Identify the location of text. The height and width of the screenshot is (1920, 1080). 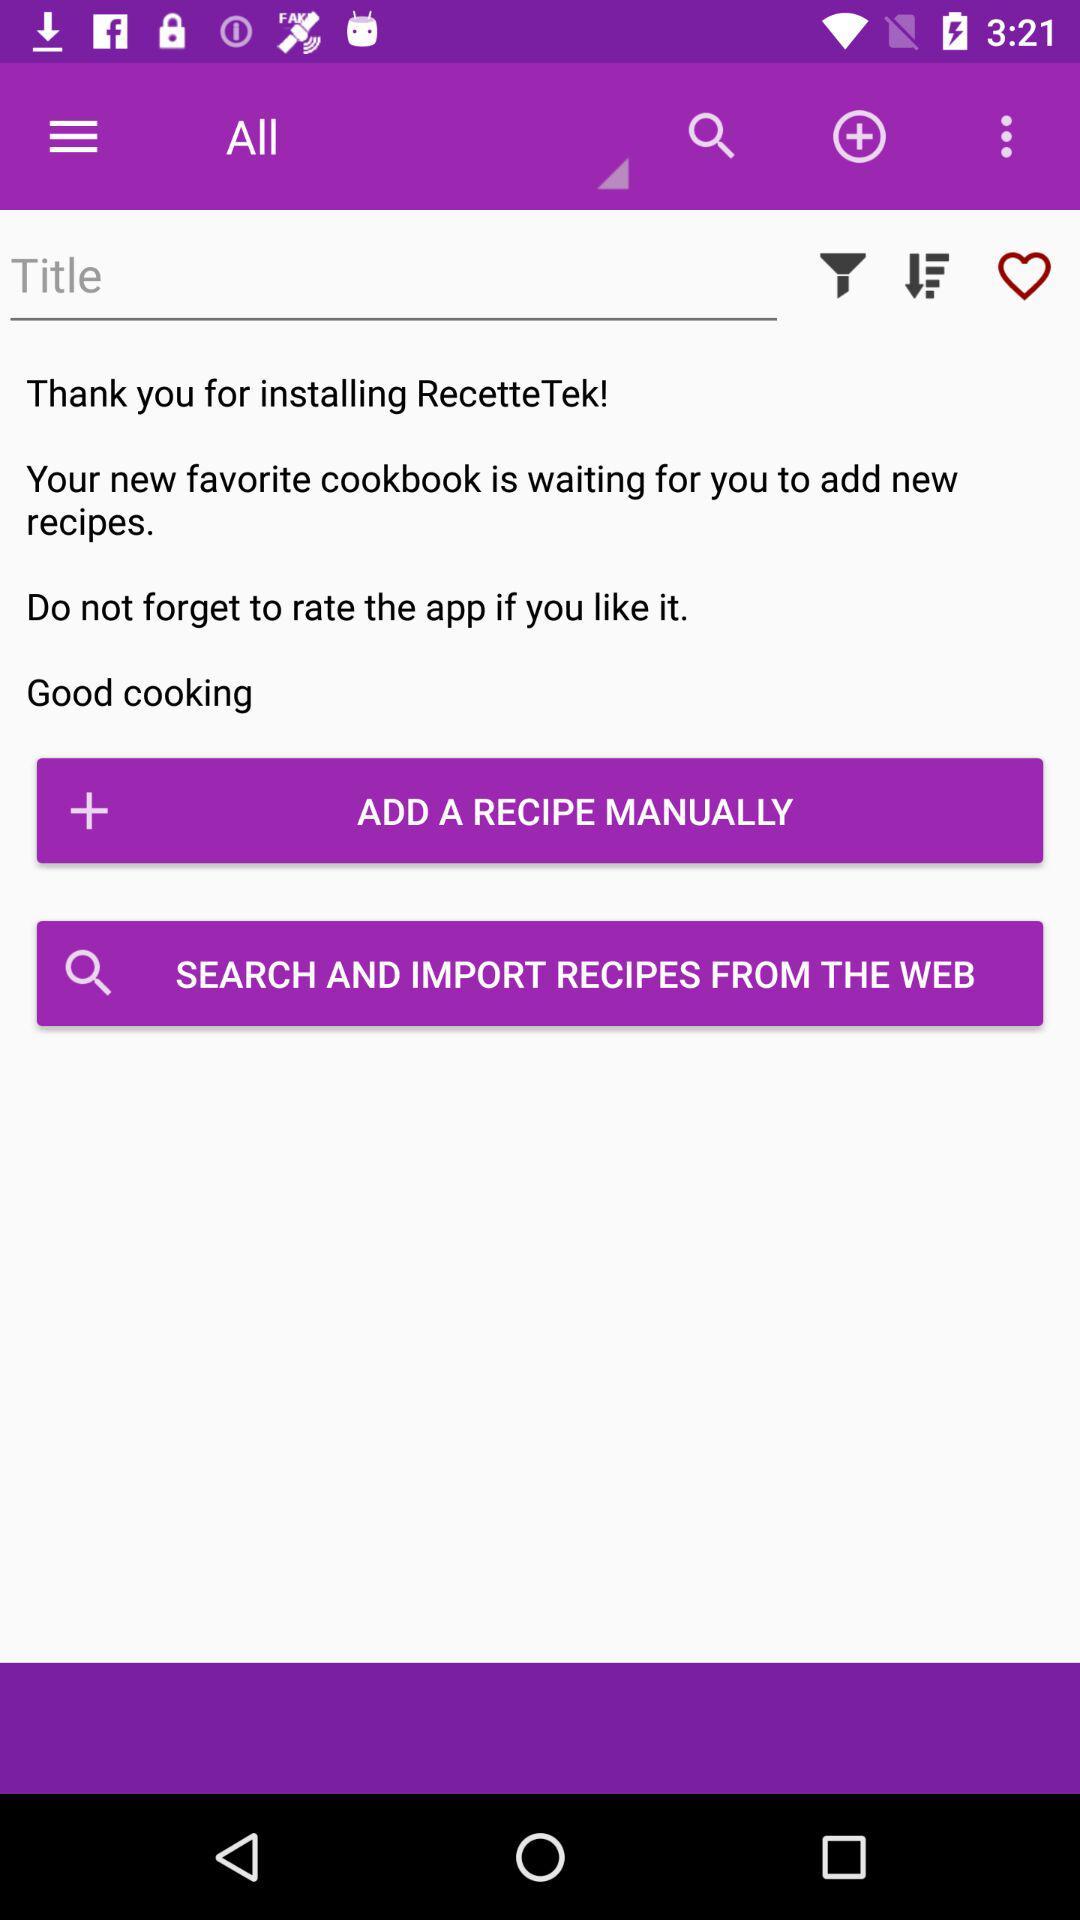
(393, 274).